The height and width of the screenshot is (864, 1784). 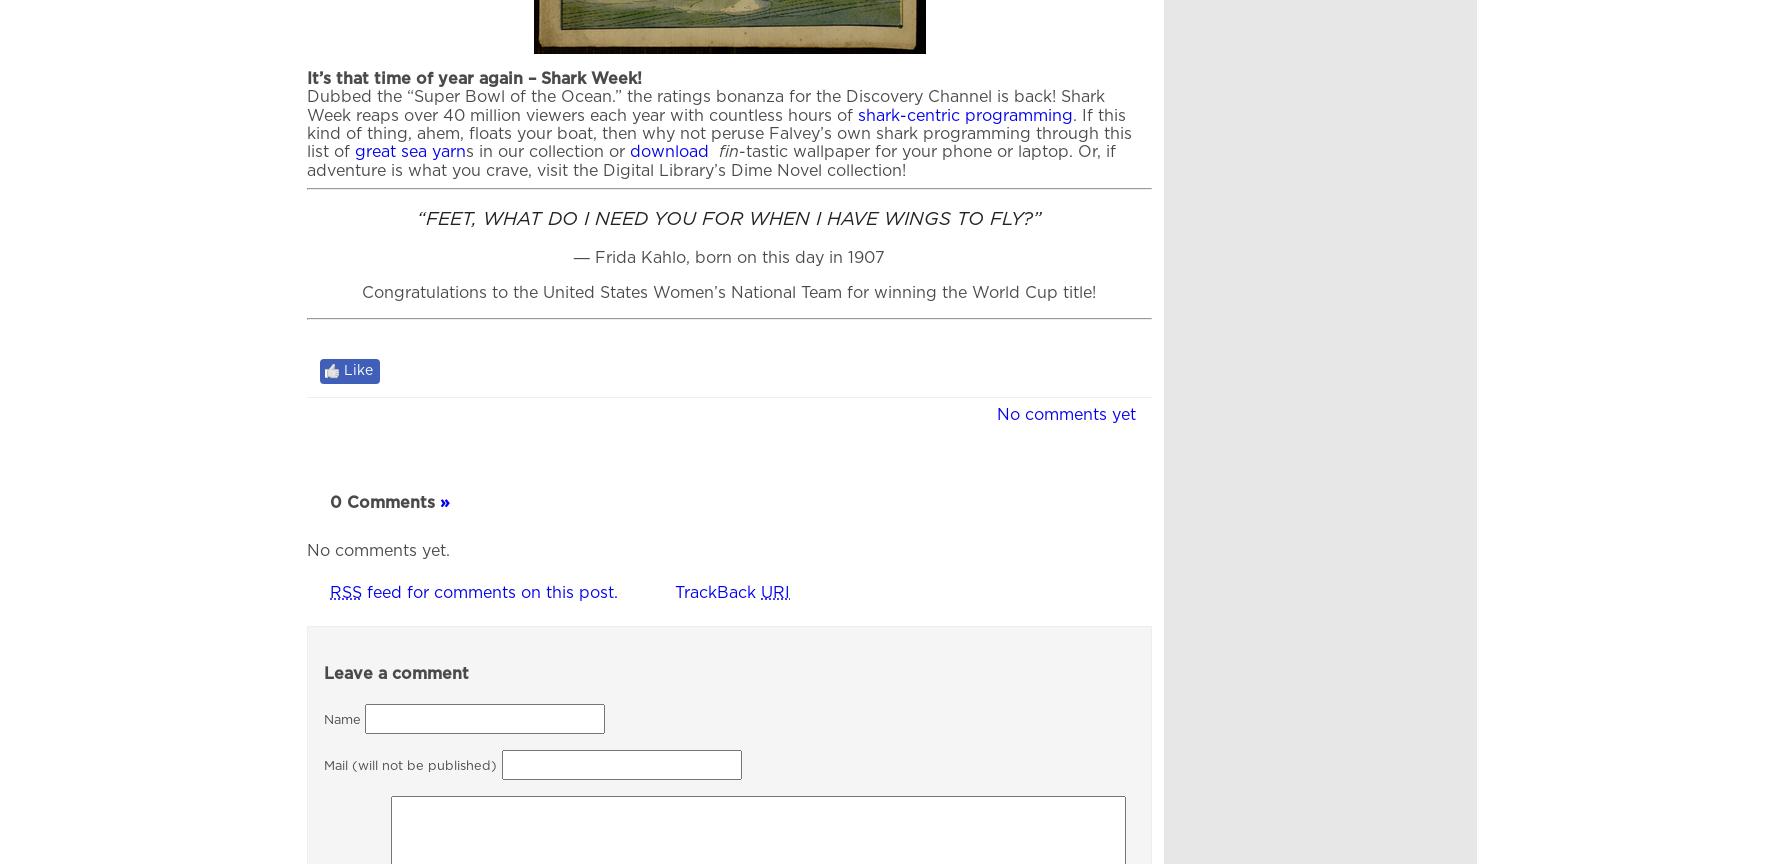 I want to click on 'feed for comments on this post.', so click(x=490, y=591).